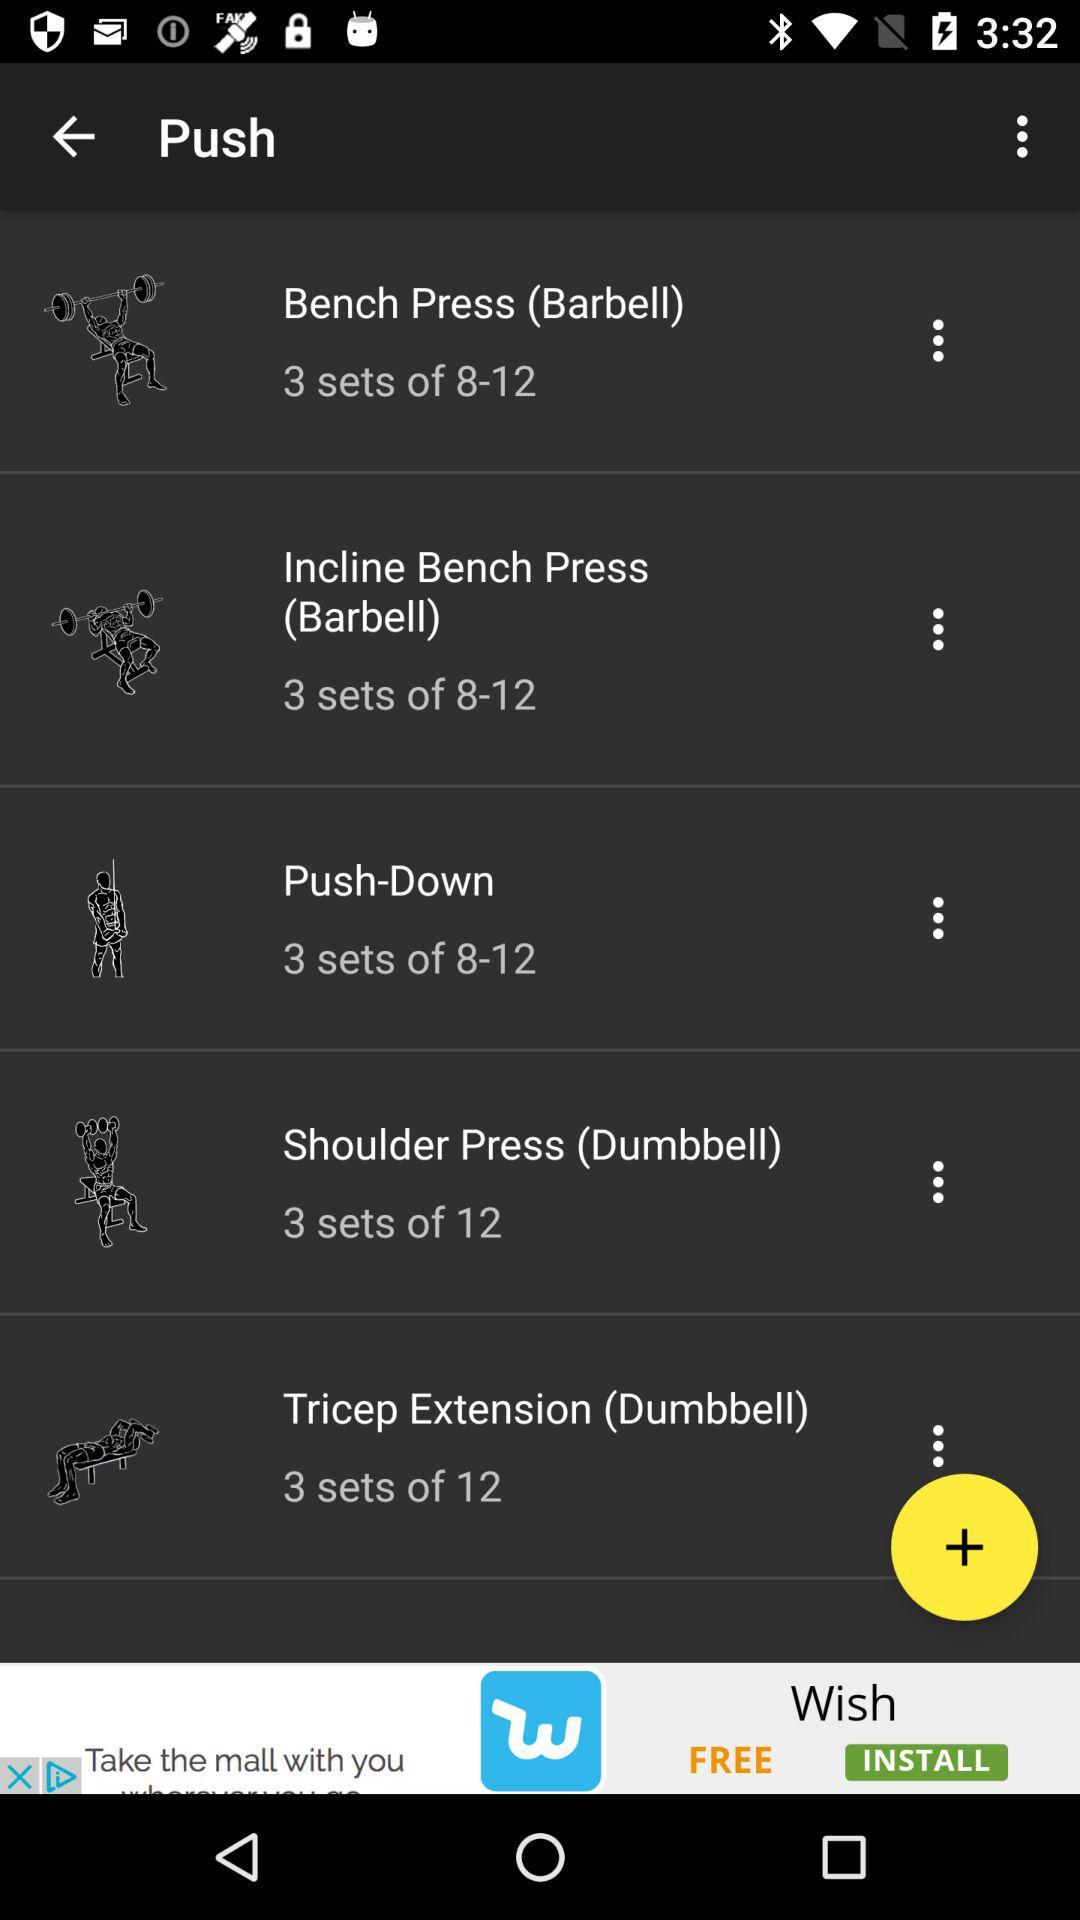 The image size is (1080, 1920). I want to click on configuration option, so click(938, 916).